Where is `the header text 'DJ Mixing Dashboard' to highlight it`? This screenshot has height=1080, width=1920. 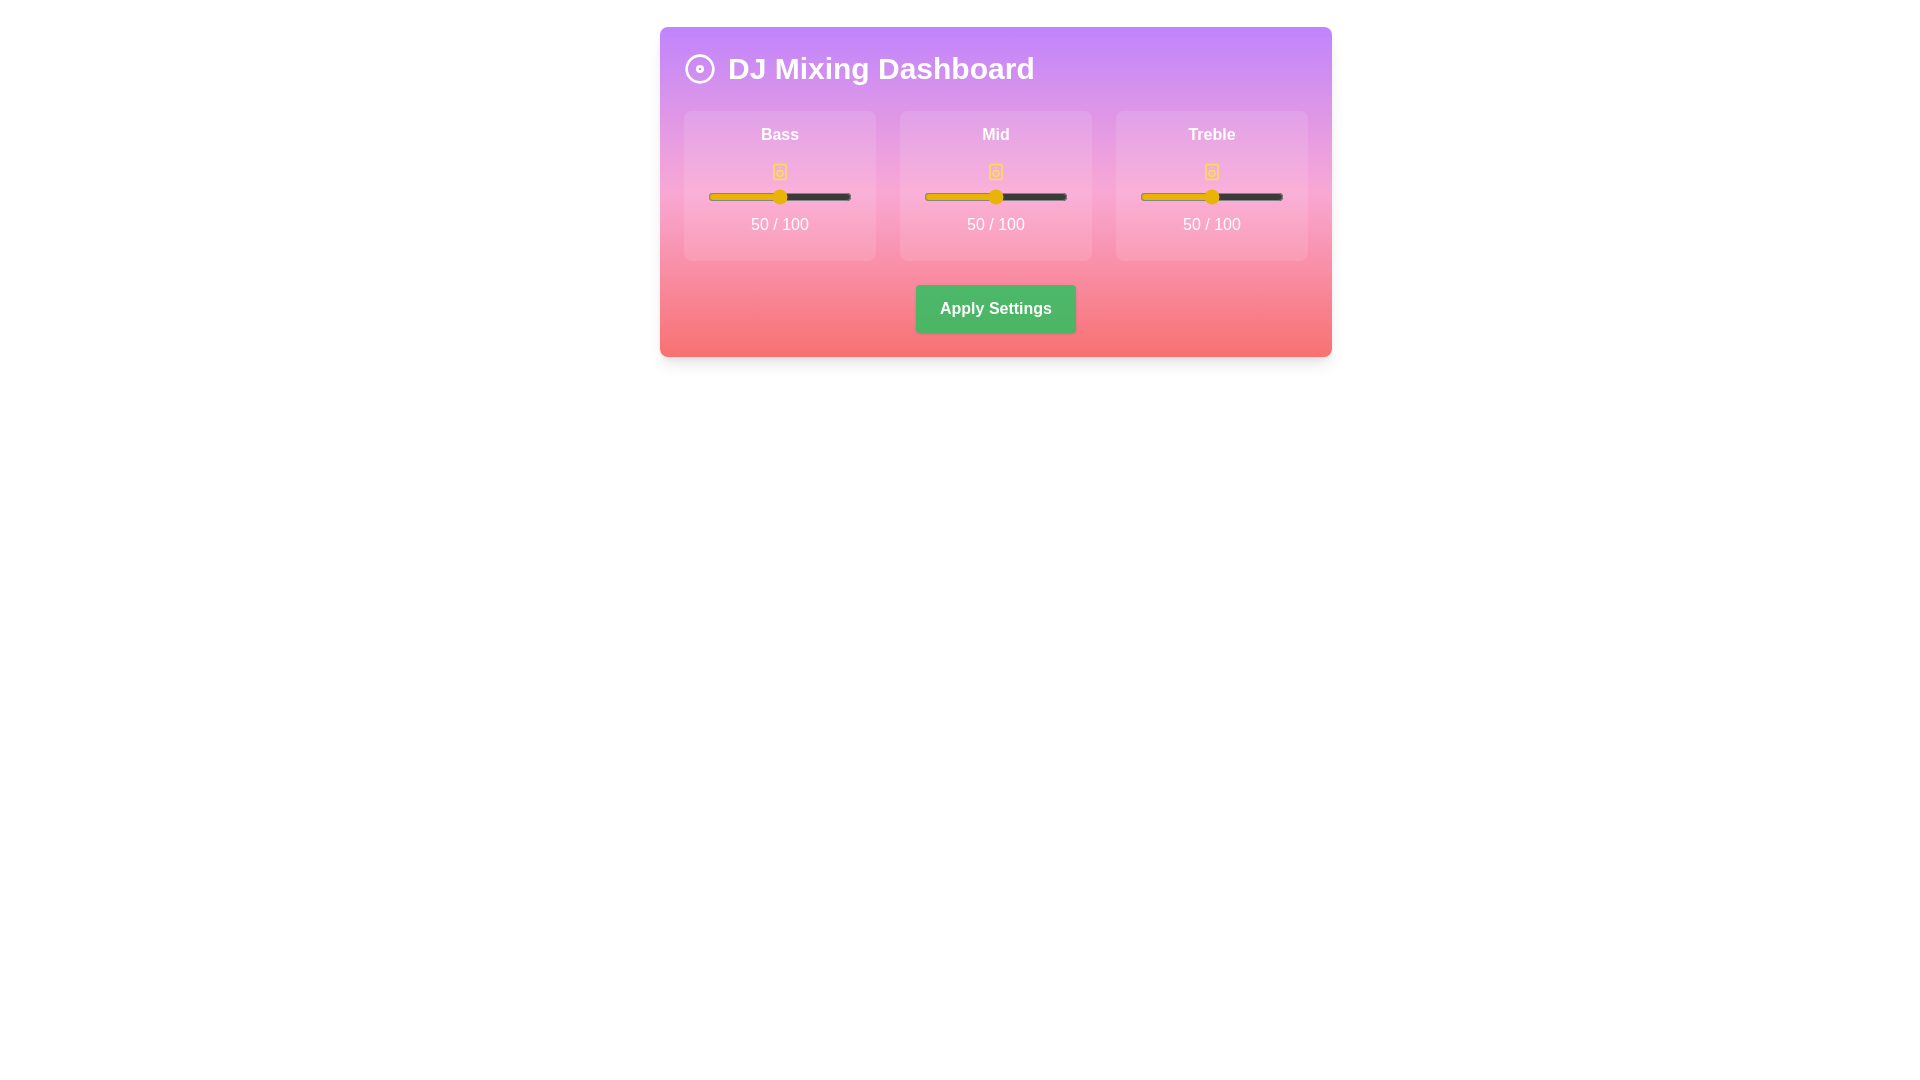
the header text 'DJ Mixing Dashboard' to highlight it is located at coordinates (880, 68).